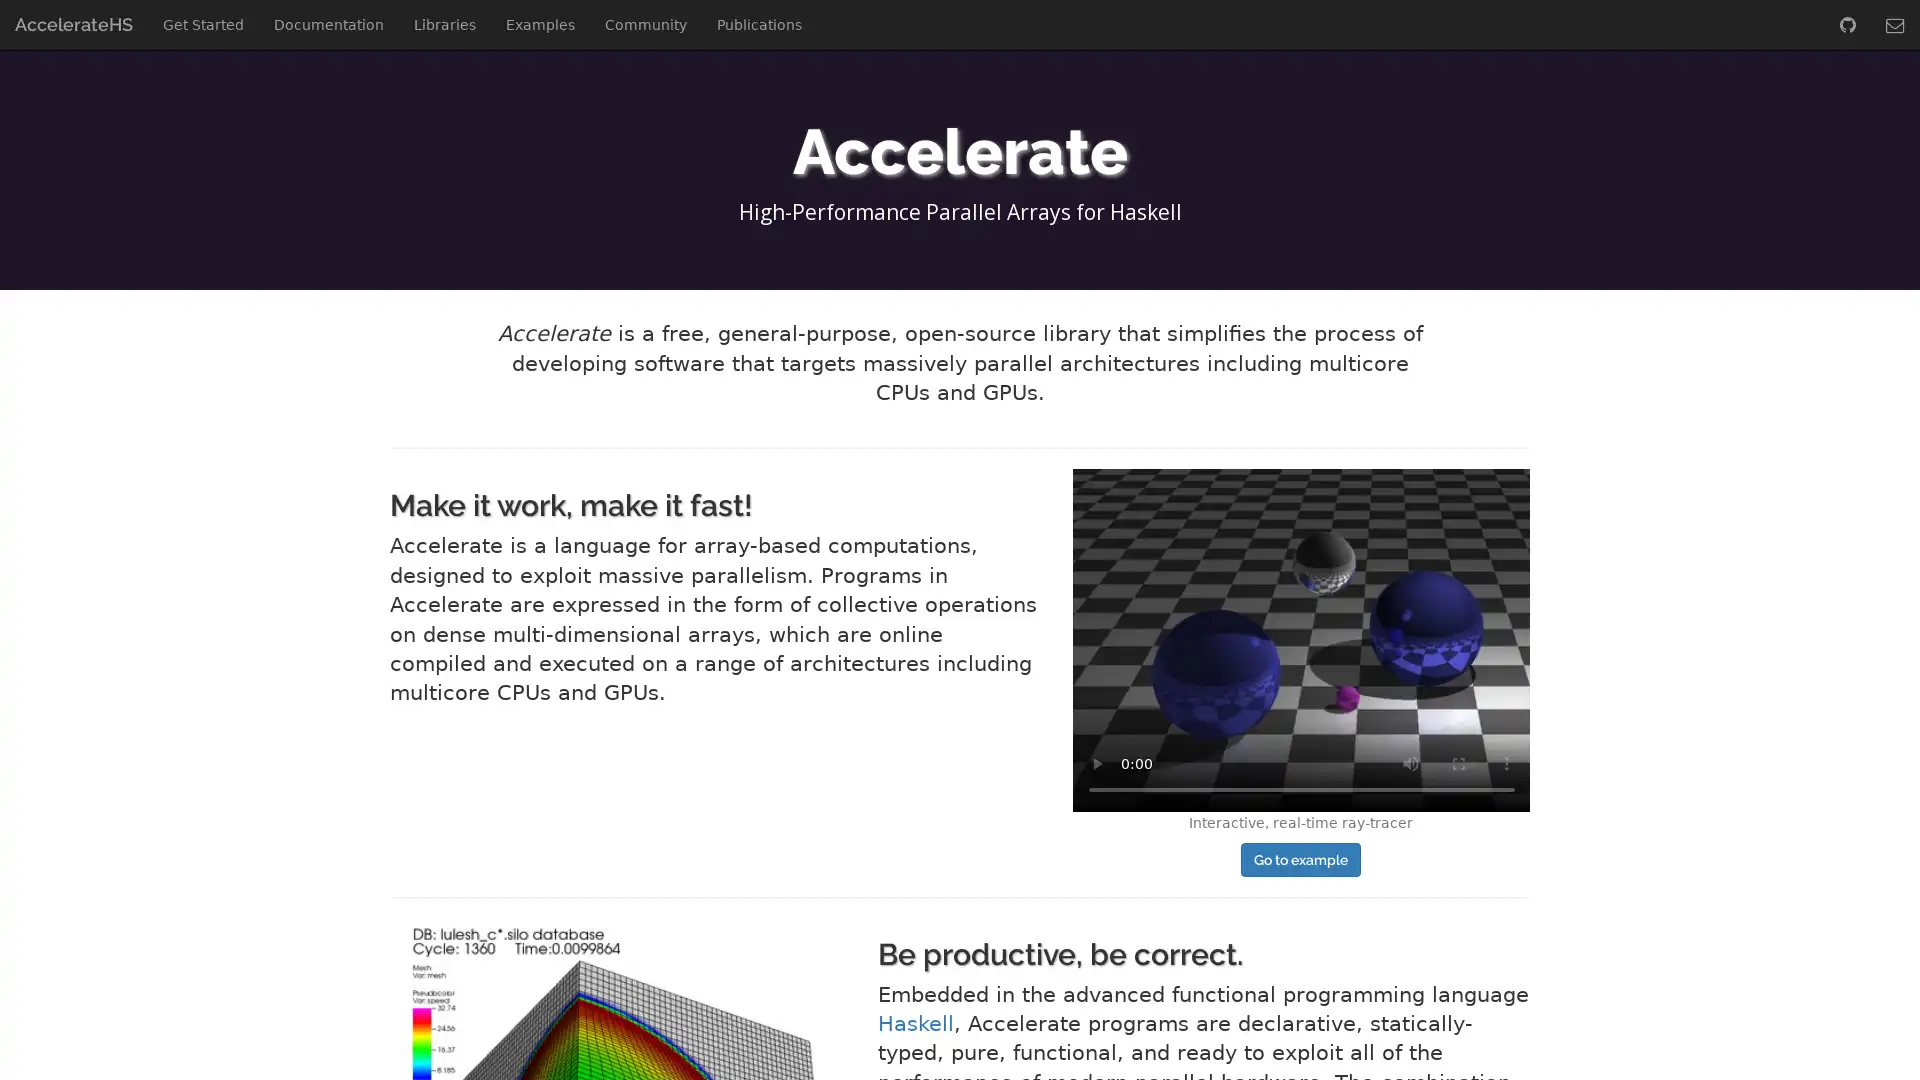  I want to click on mute, so click(1409, 763).